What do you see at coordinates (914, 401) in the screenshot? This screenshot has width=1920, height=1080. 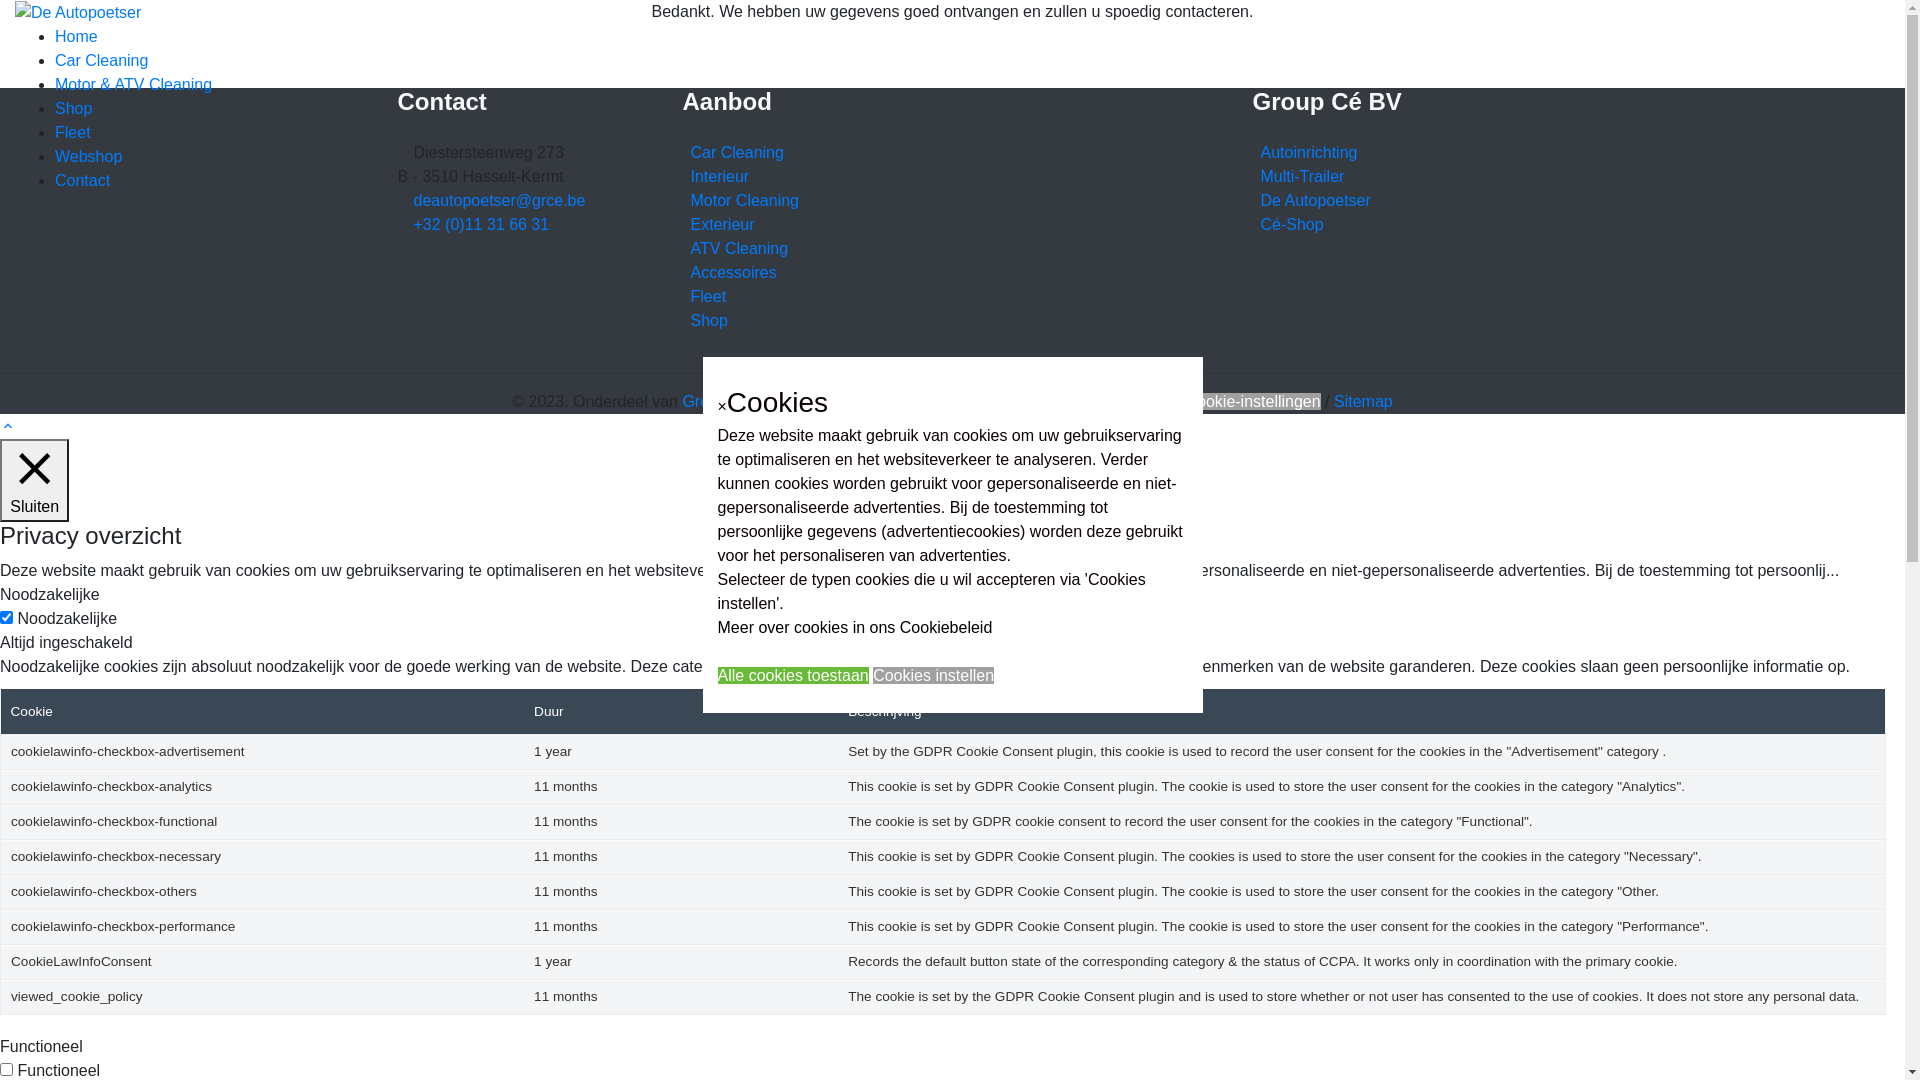 I see `'Website disclaimer & Privacybeleid'` at bounding box center [914, 401].